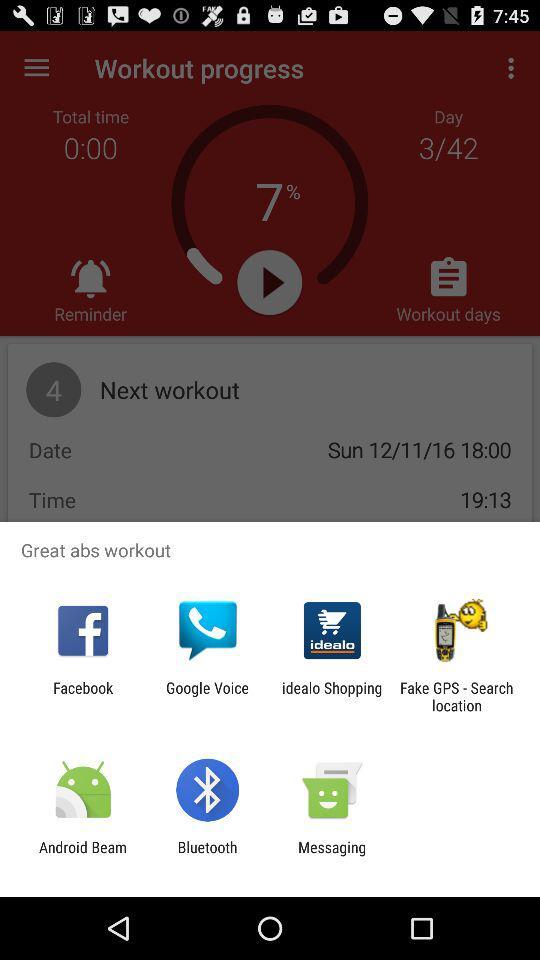 This screenshot has height=960, width=540. I want to click on the icon to the right of the bluetooth item, so click(332, 855).